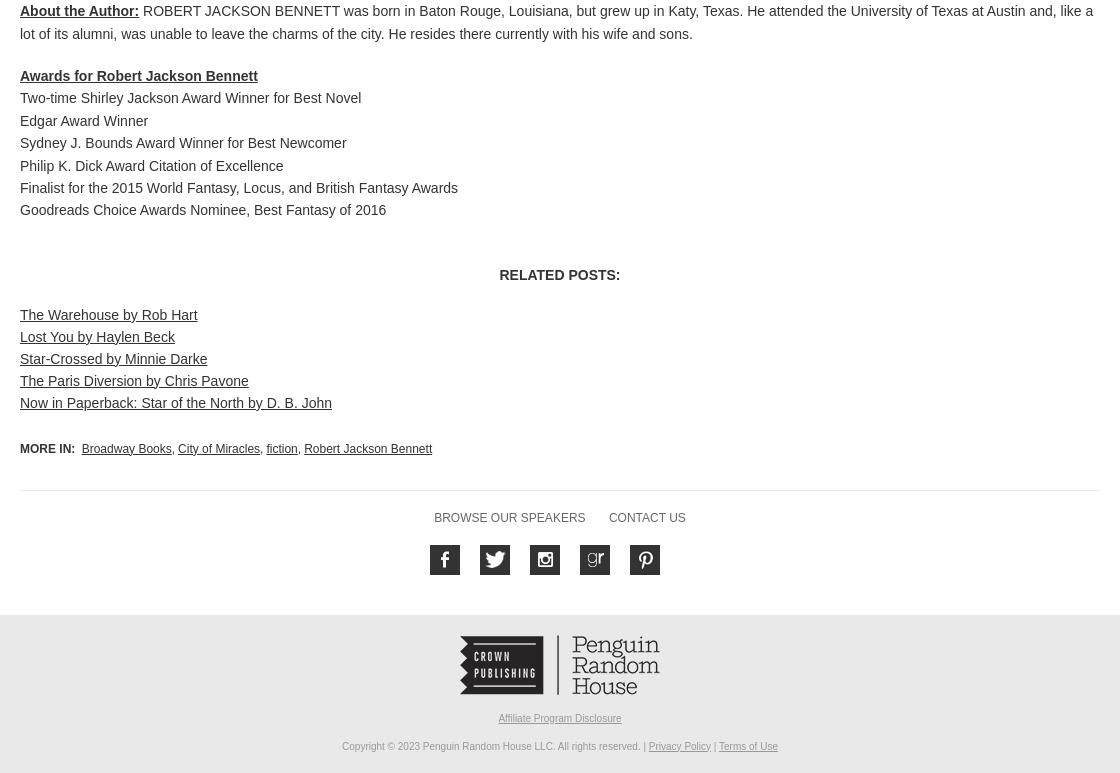 The width and height of the screenshot is (1120, 773). I want to click on '|', so click(715, 744).